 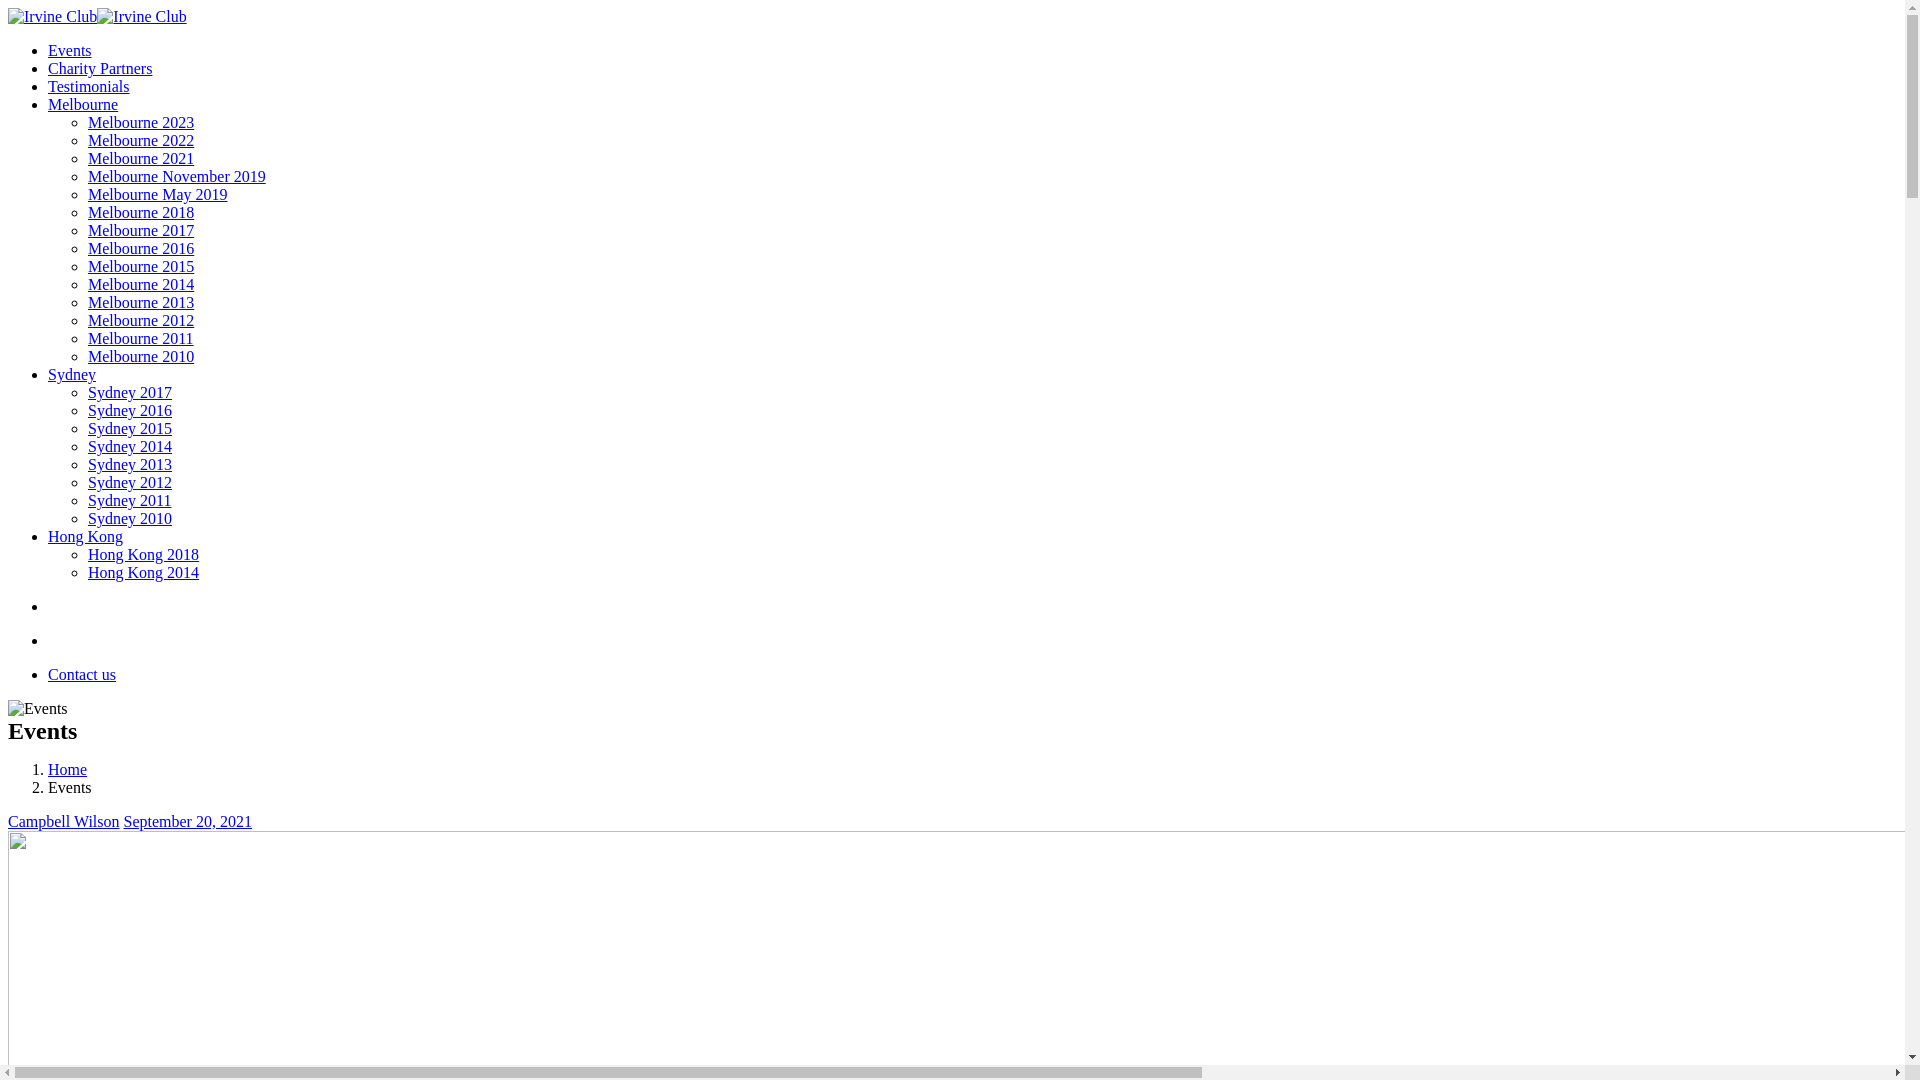 I want to click on 'Melbourne November 2019', so click(x=177, y=175).